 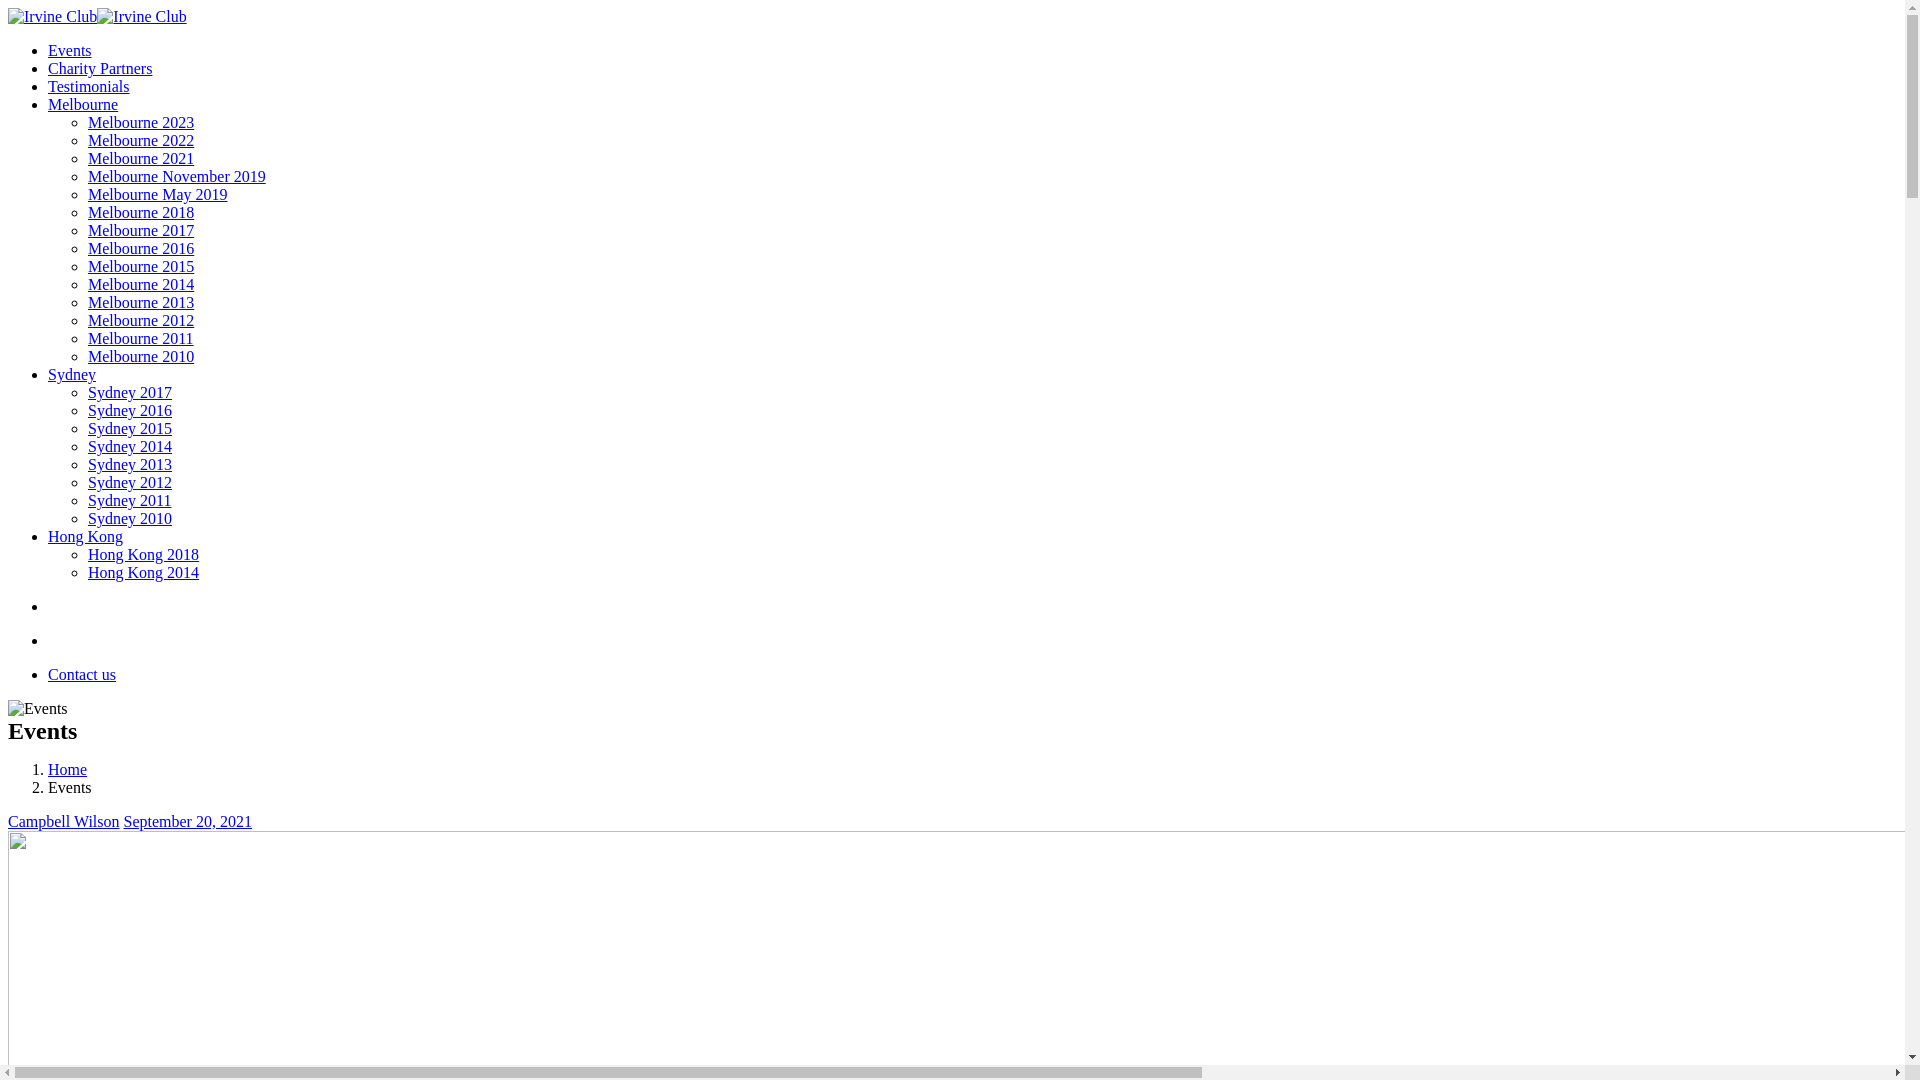 I want to click on 'Melbourne November 2019', so click(x=177, y=175).